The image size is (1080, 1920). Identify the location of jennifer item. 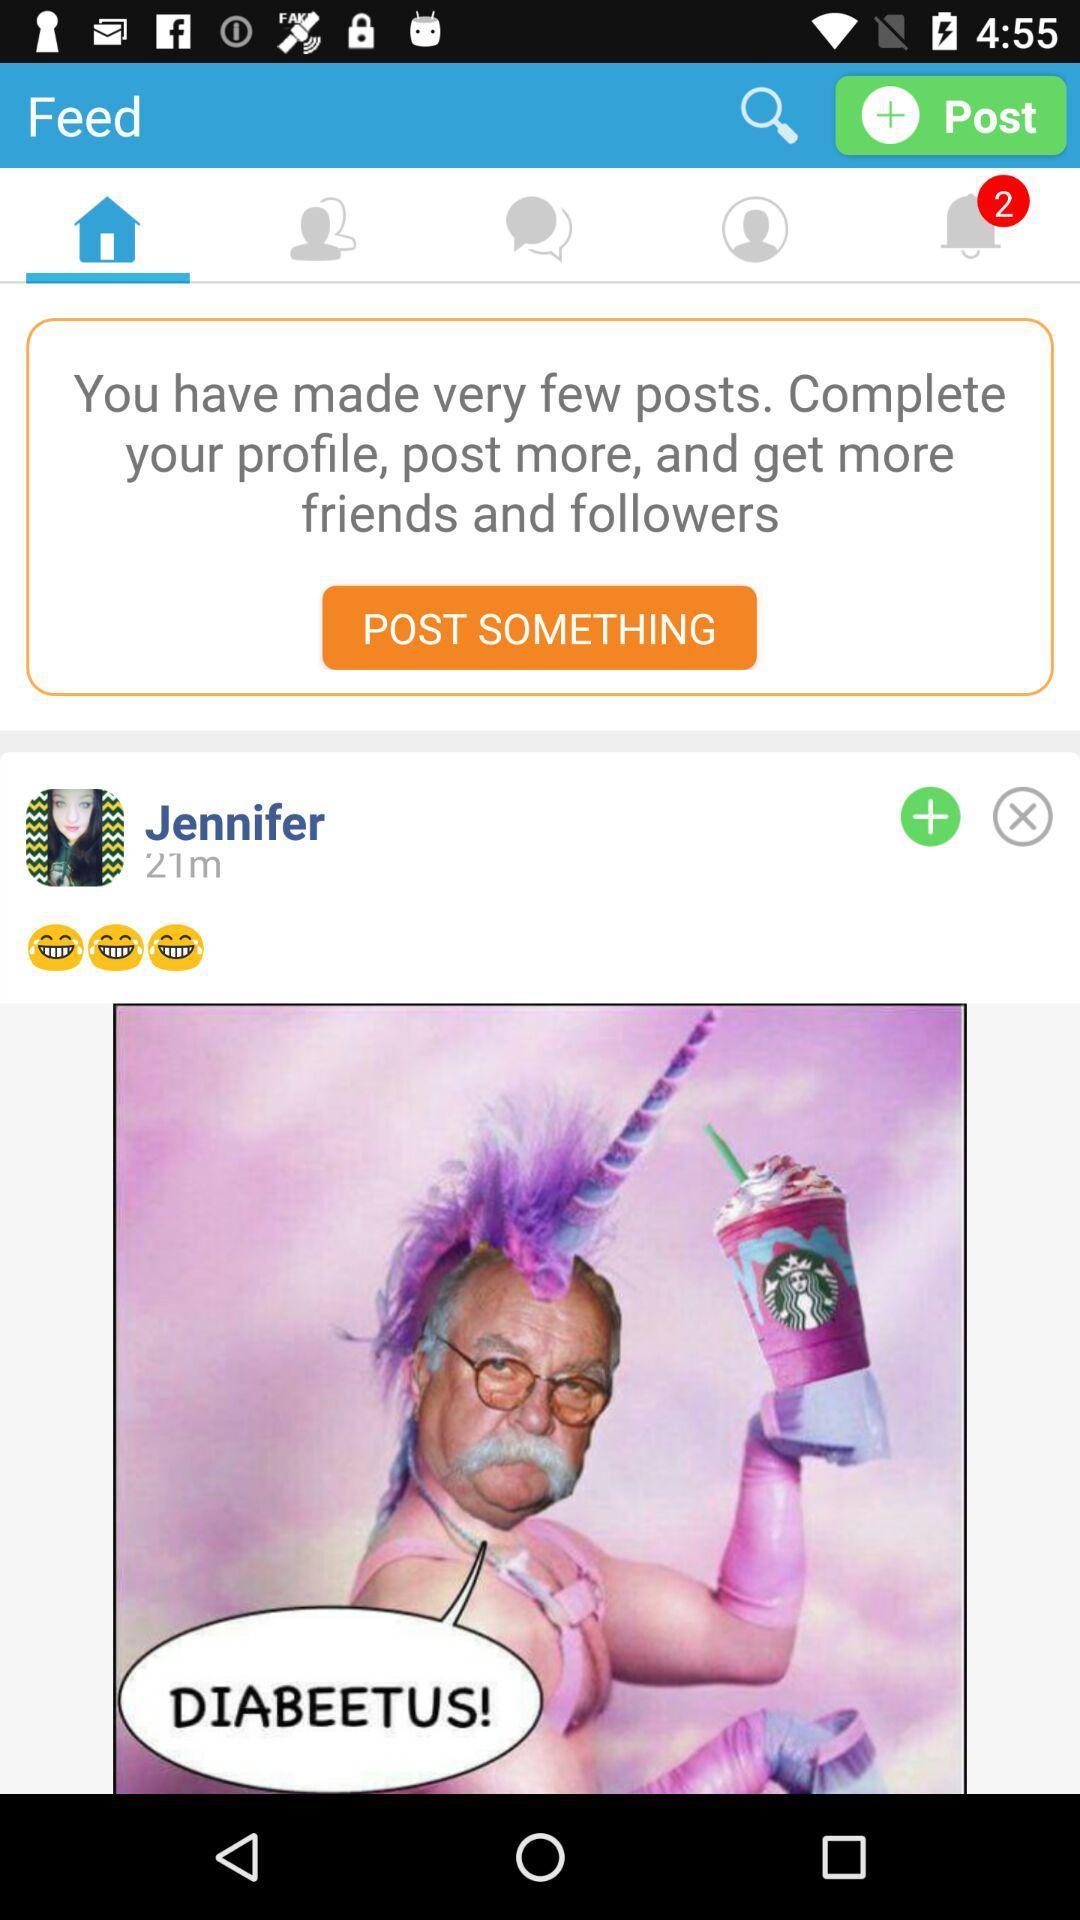
(489, 821).